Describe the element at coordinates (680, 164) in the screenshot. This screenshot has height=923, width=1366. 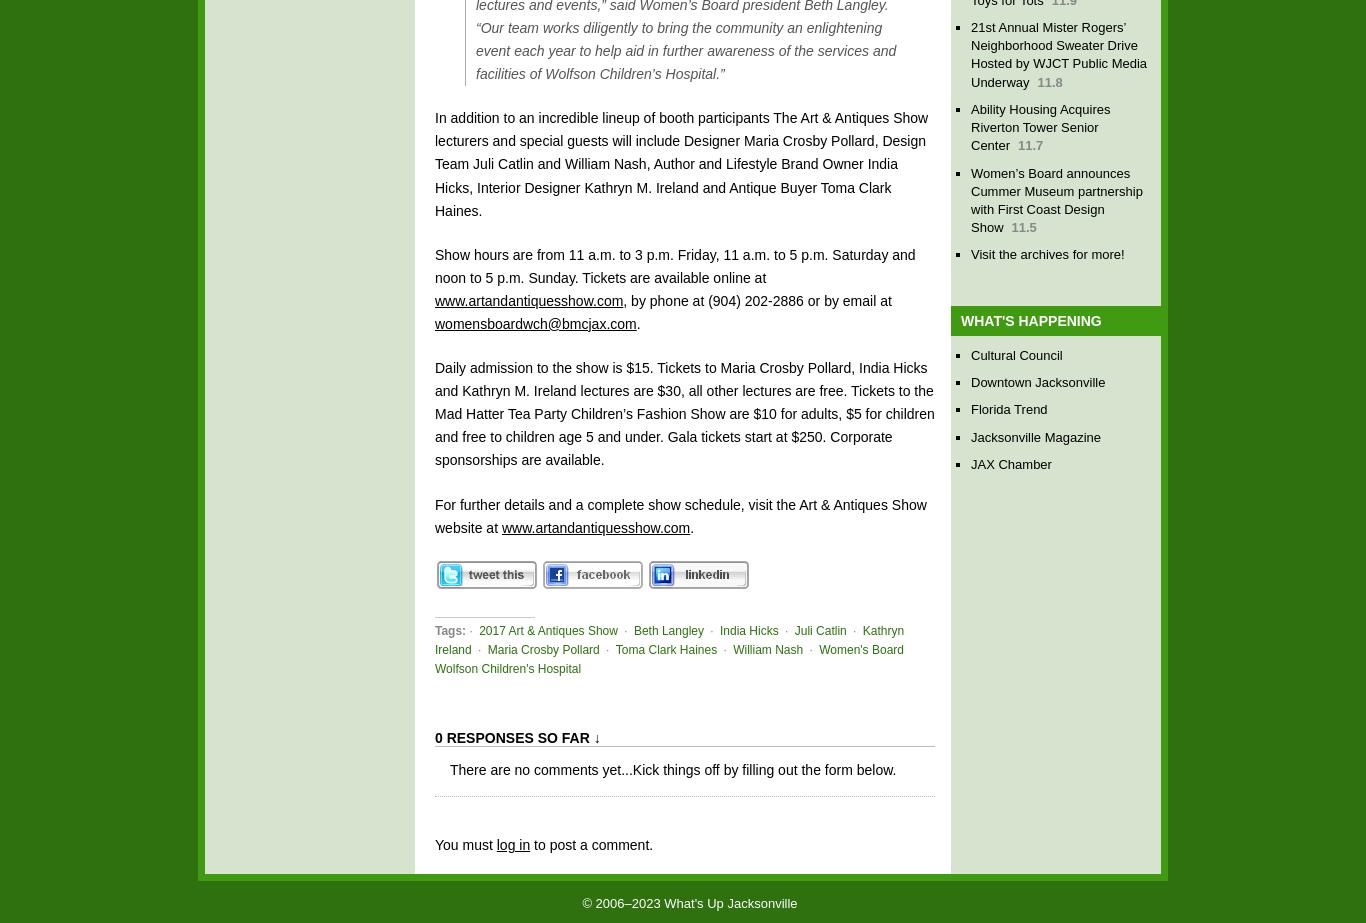
I see `'In addition to an incredible lineup of booth participants The Art & Antiques Show lecturers and special guests will include Designer Maria Crosby Pollard, Design Team Juli Catlin and William Nash, Author and Lifestyle Brand Owner India Hicks, Interior Designer Kathryn M. Ireland and Antique Buyer Toma Clark Haines.'` at that location.